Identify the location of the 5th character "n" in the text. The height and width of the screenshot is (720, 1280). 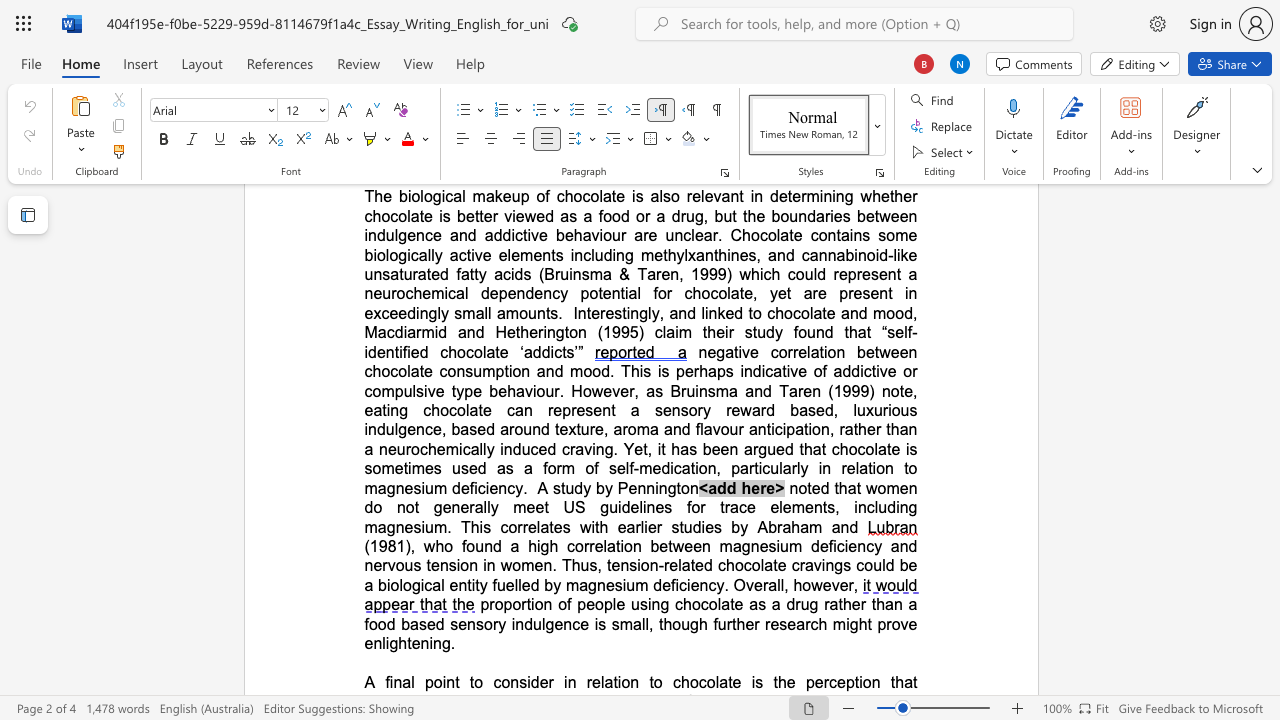
(502, 488).